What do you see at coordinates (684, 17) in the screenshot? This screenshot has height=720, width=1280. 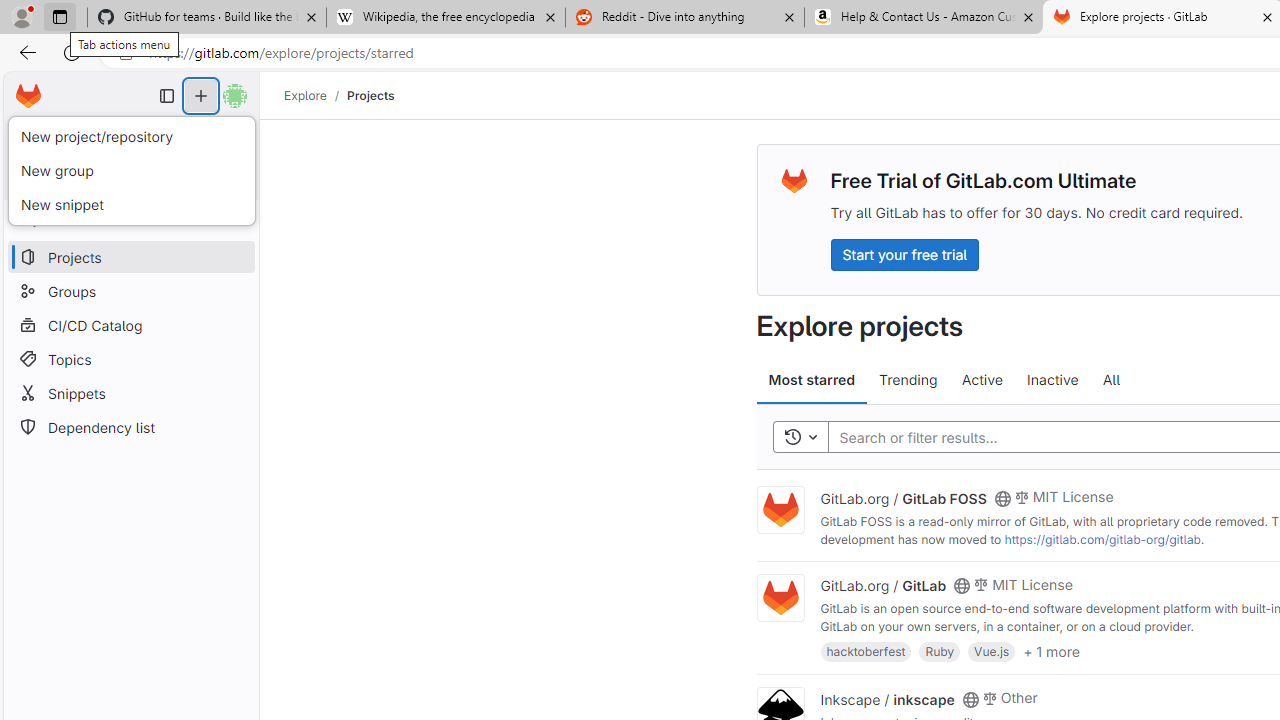 I see `'Reddit - Dive into anything'` at bounding box center [684, 17].